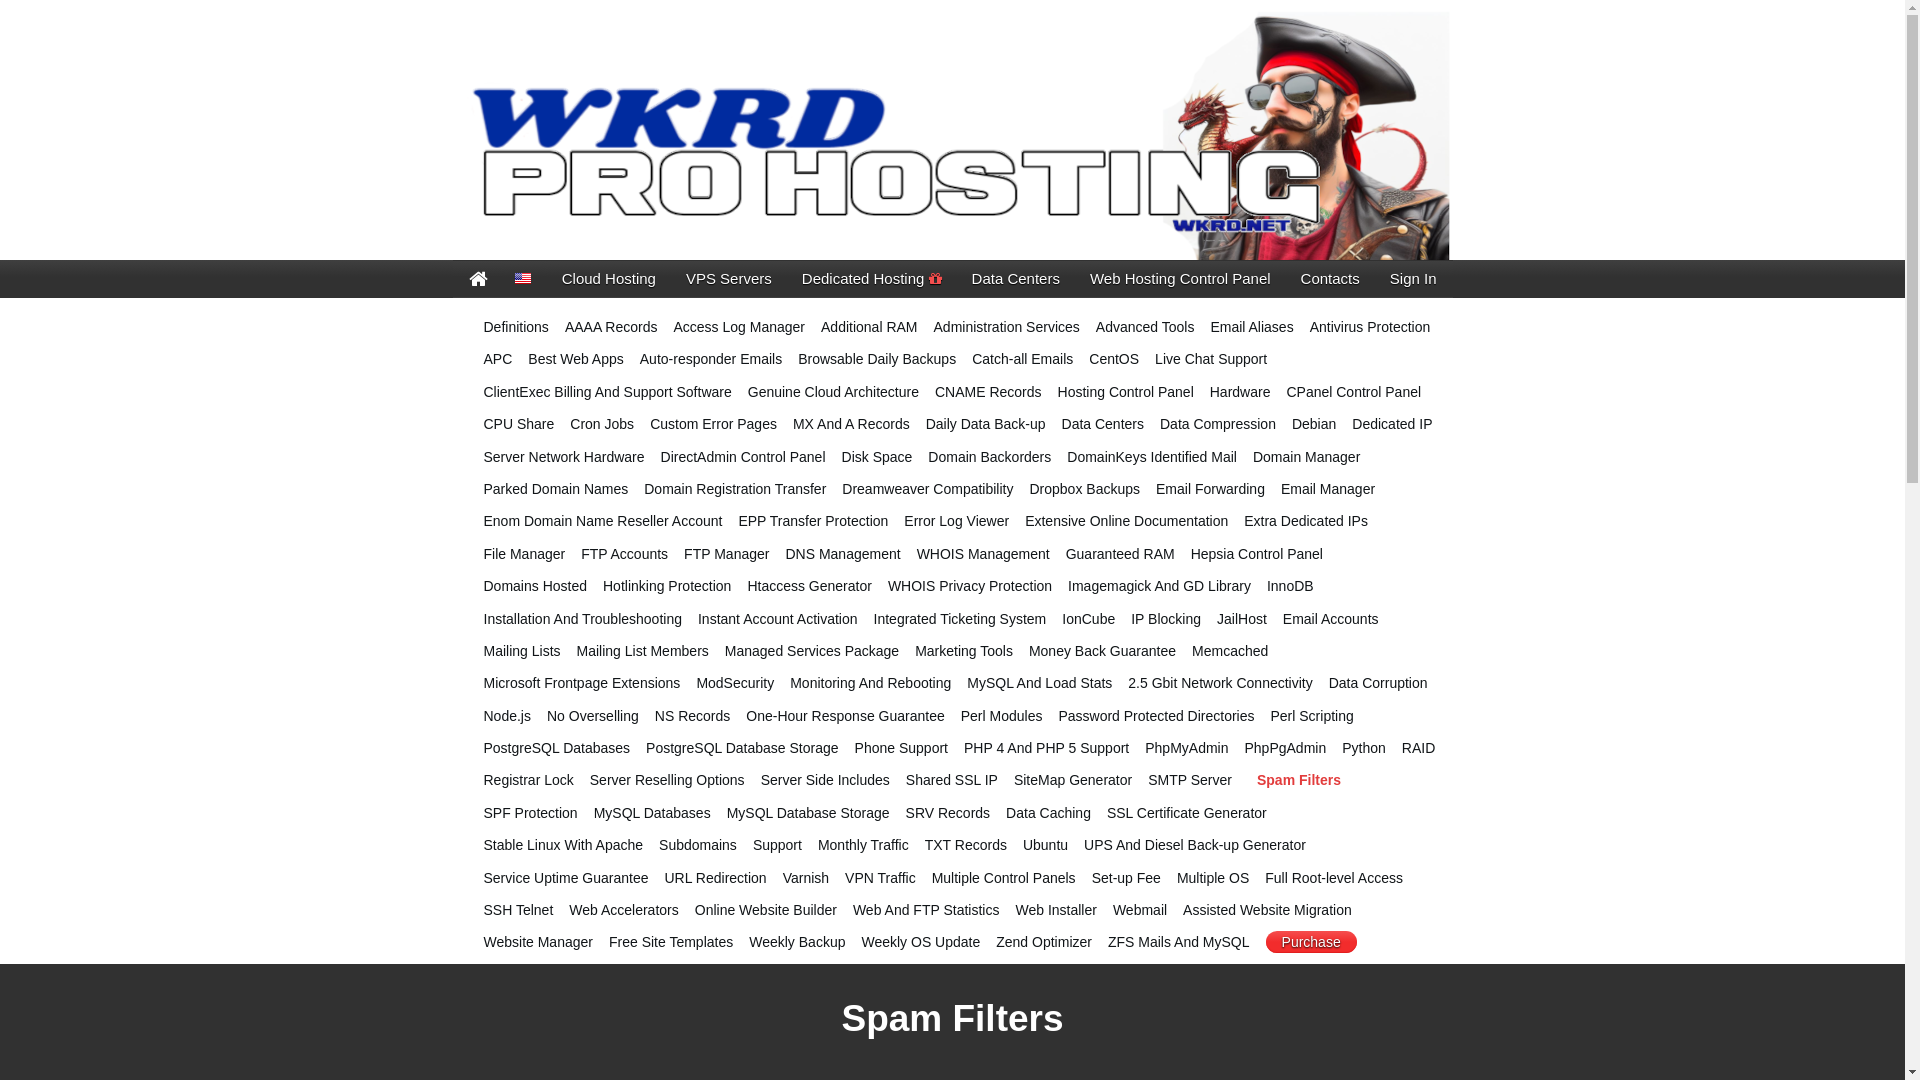 This screenshot has height=1080, width=1920. I want to click on 'ModSecurity', so click(733, 681).